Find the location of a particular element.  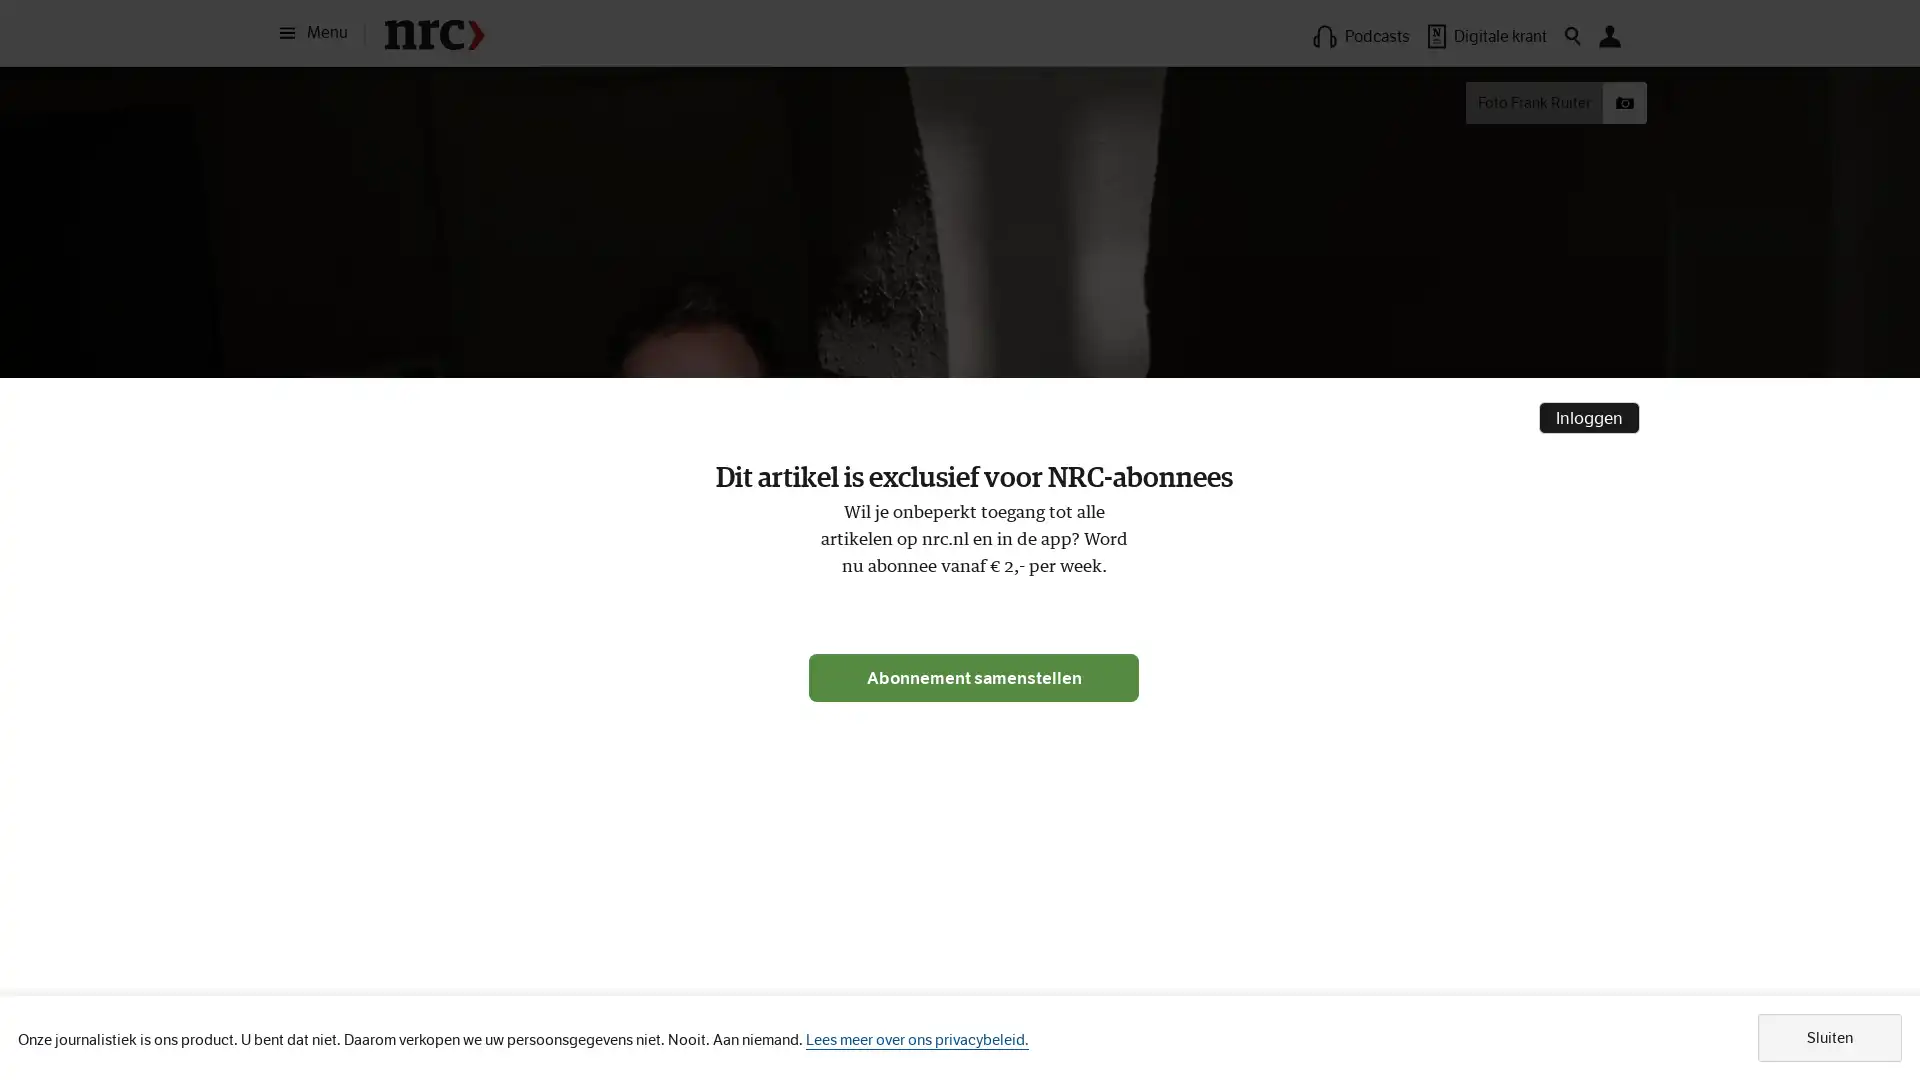

Menu is located at coordinates (320, 33).